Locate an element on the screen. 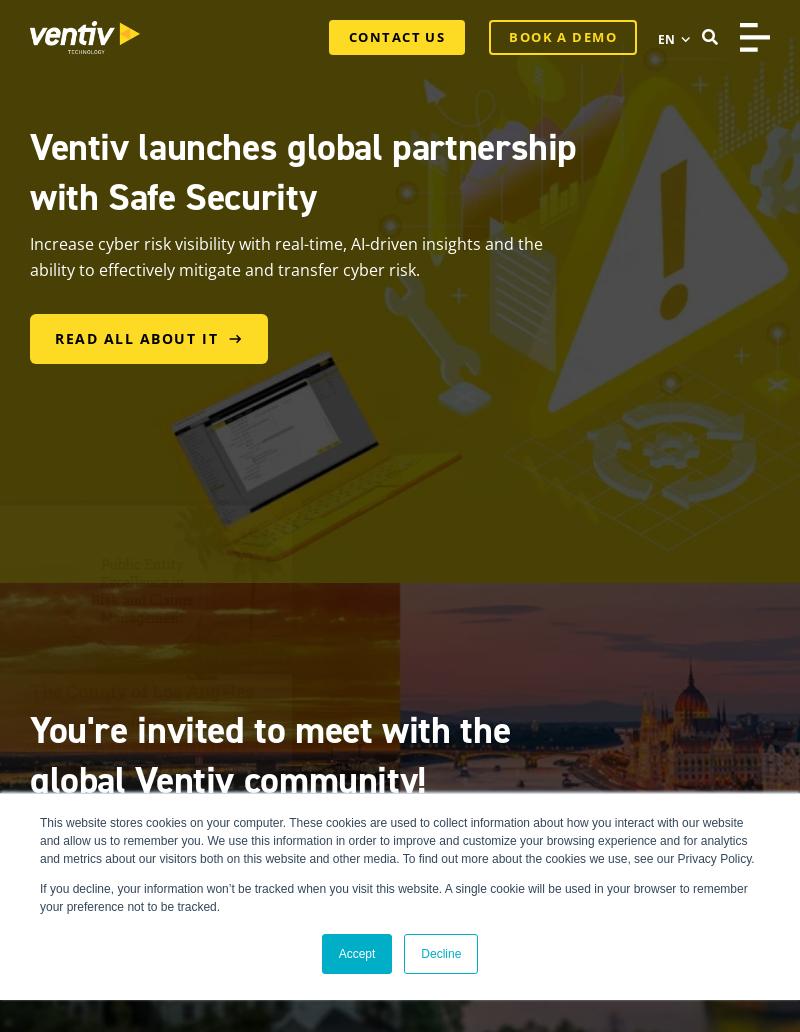  'Accept' is located at coordinates (356, 952).